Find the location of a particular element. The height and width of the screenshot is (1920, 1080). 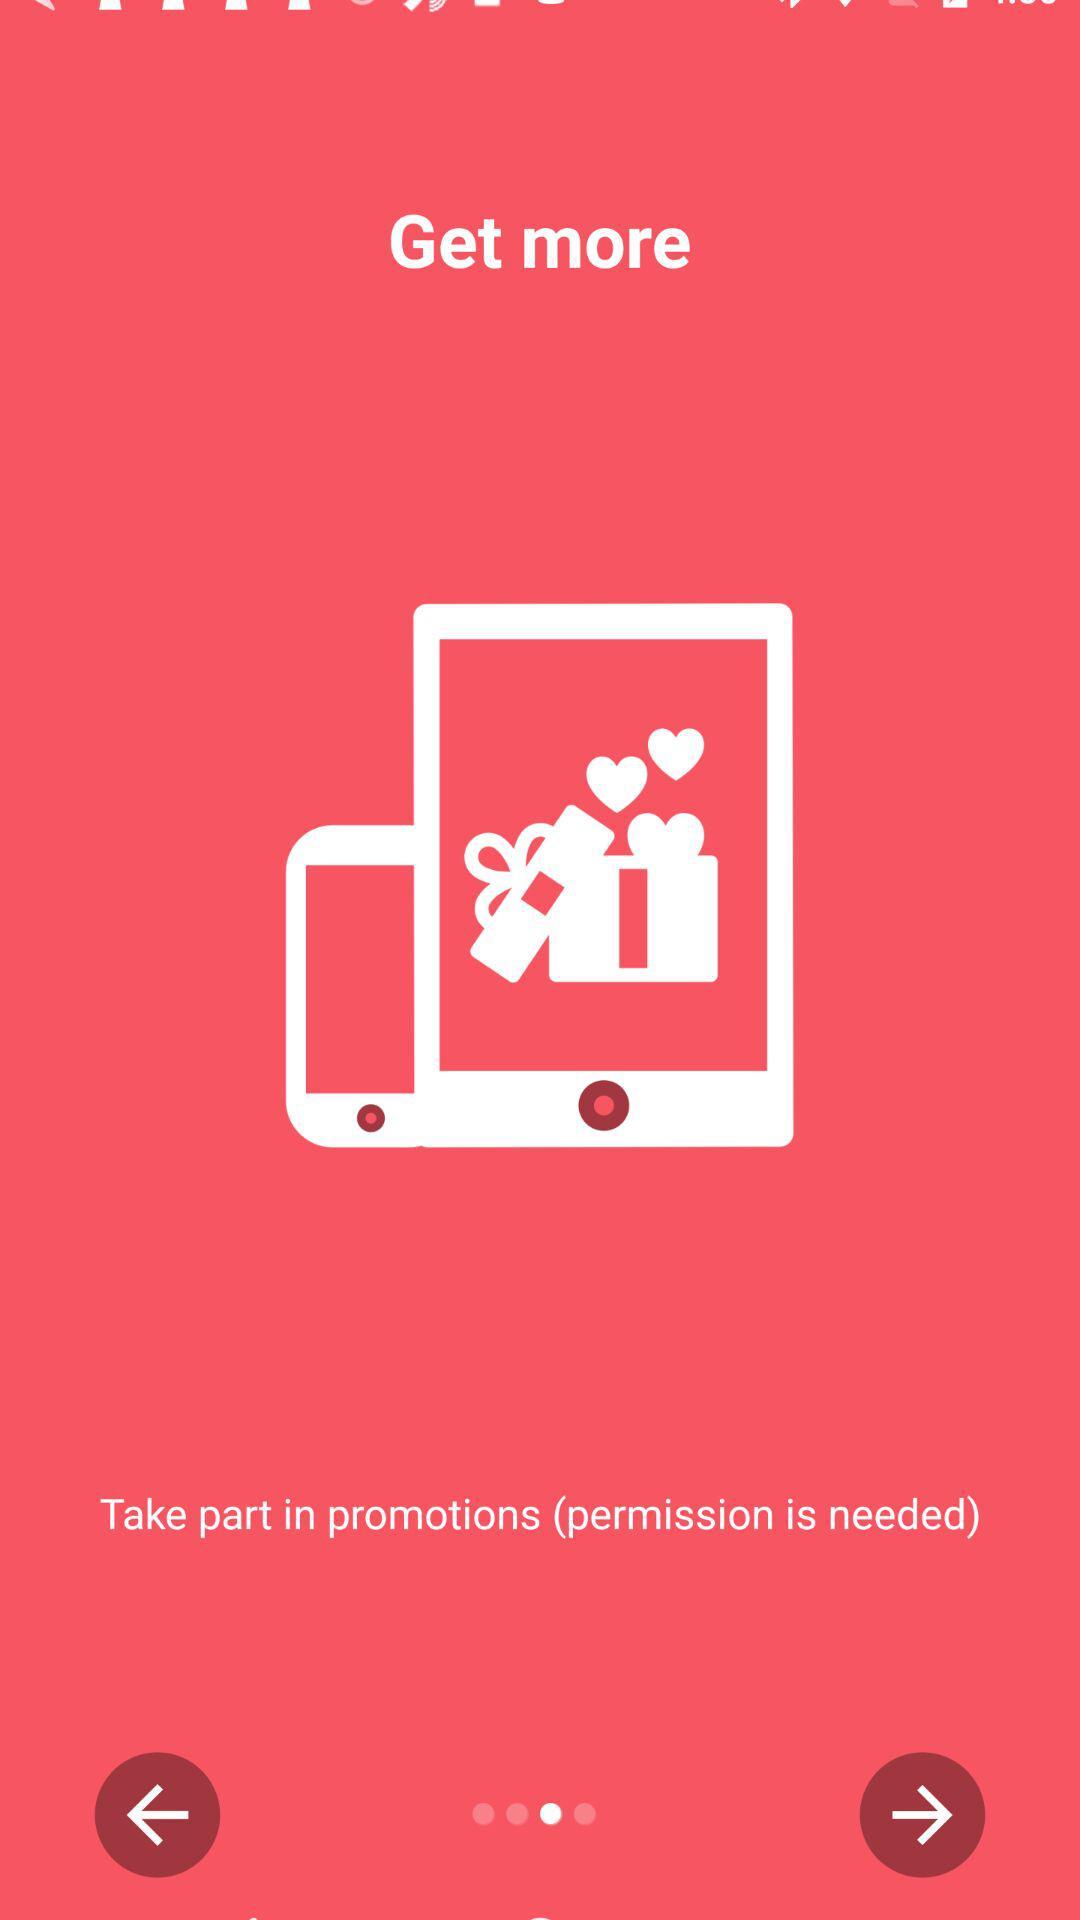

the arrow_backward icon is located at coordinates (156, 1814).